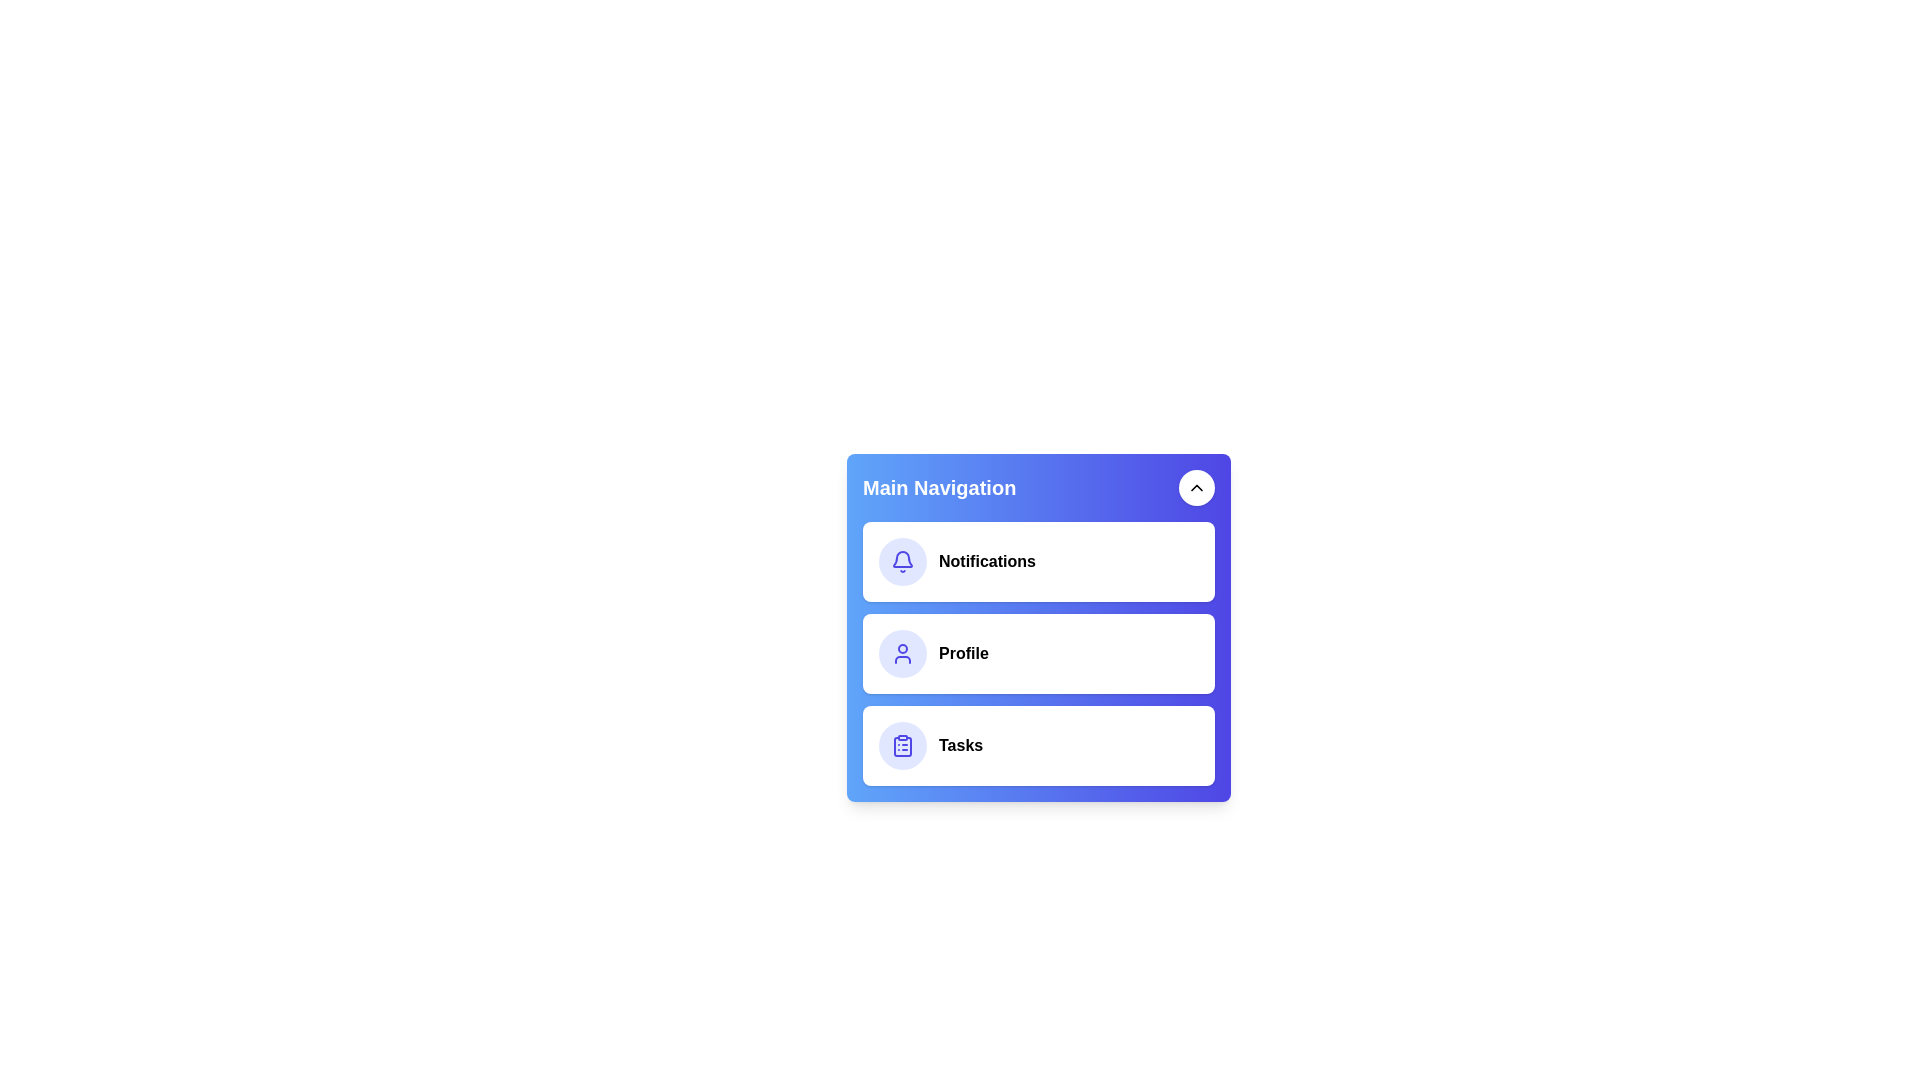 Image resolution: width=1920 pixels, height=1080 pixels. What do you see at coordinates (1038, 745) in the screenshot?
I see `the menu item Tasks to perform its associated action` at bounding box center [1038, 745].